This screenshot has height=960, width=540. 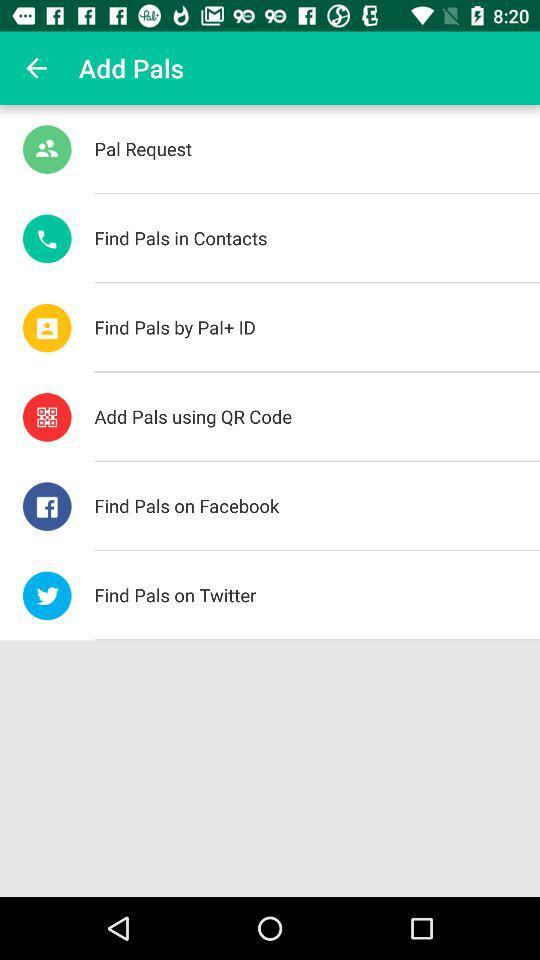 I want to click on item to the left of add pals icon, so click(x=36, y=68).